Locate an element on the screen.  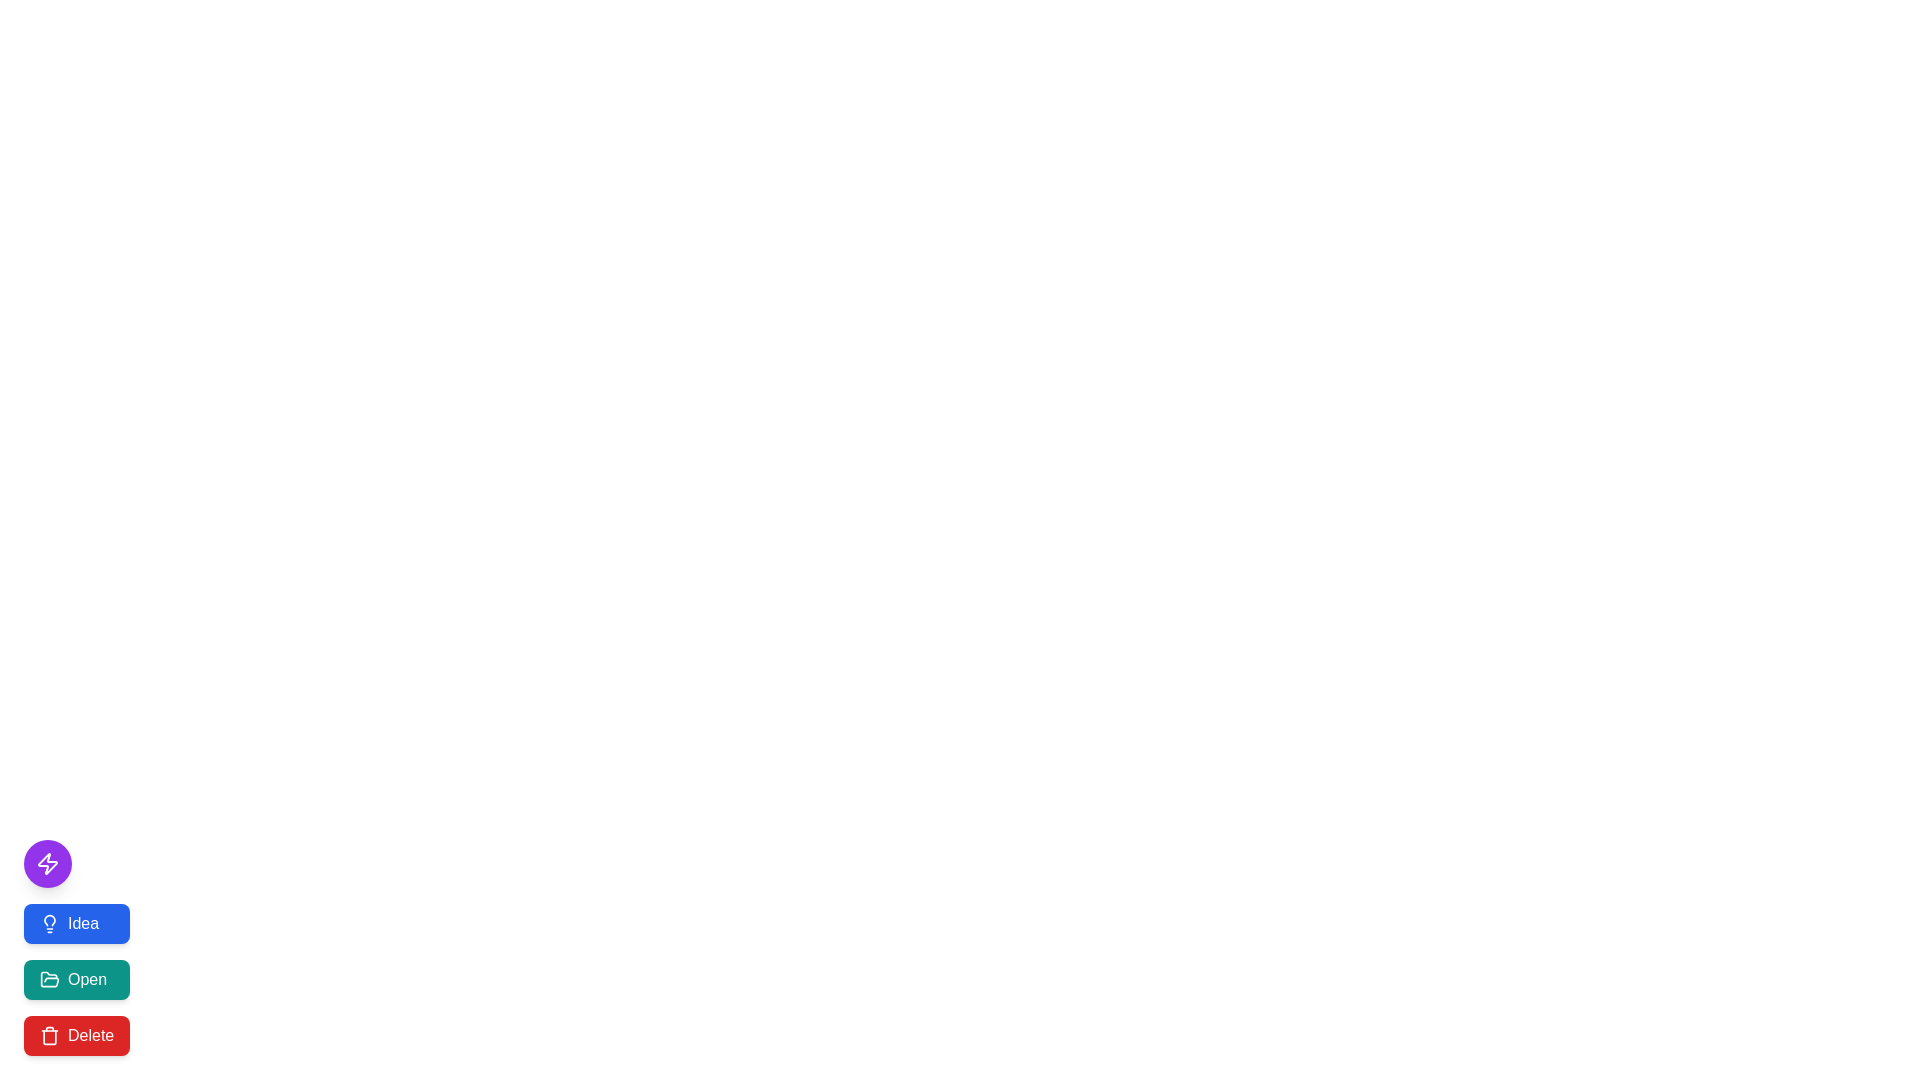
the 'Open' button, which is the second button in a vertical stack of three buttons is located at coordinates (77, 978).